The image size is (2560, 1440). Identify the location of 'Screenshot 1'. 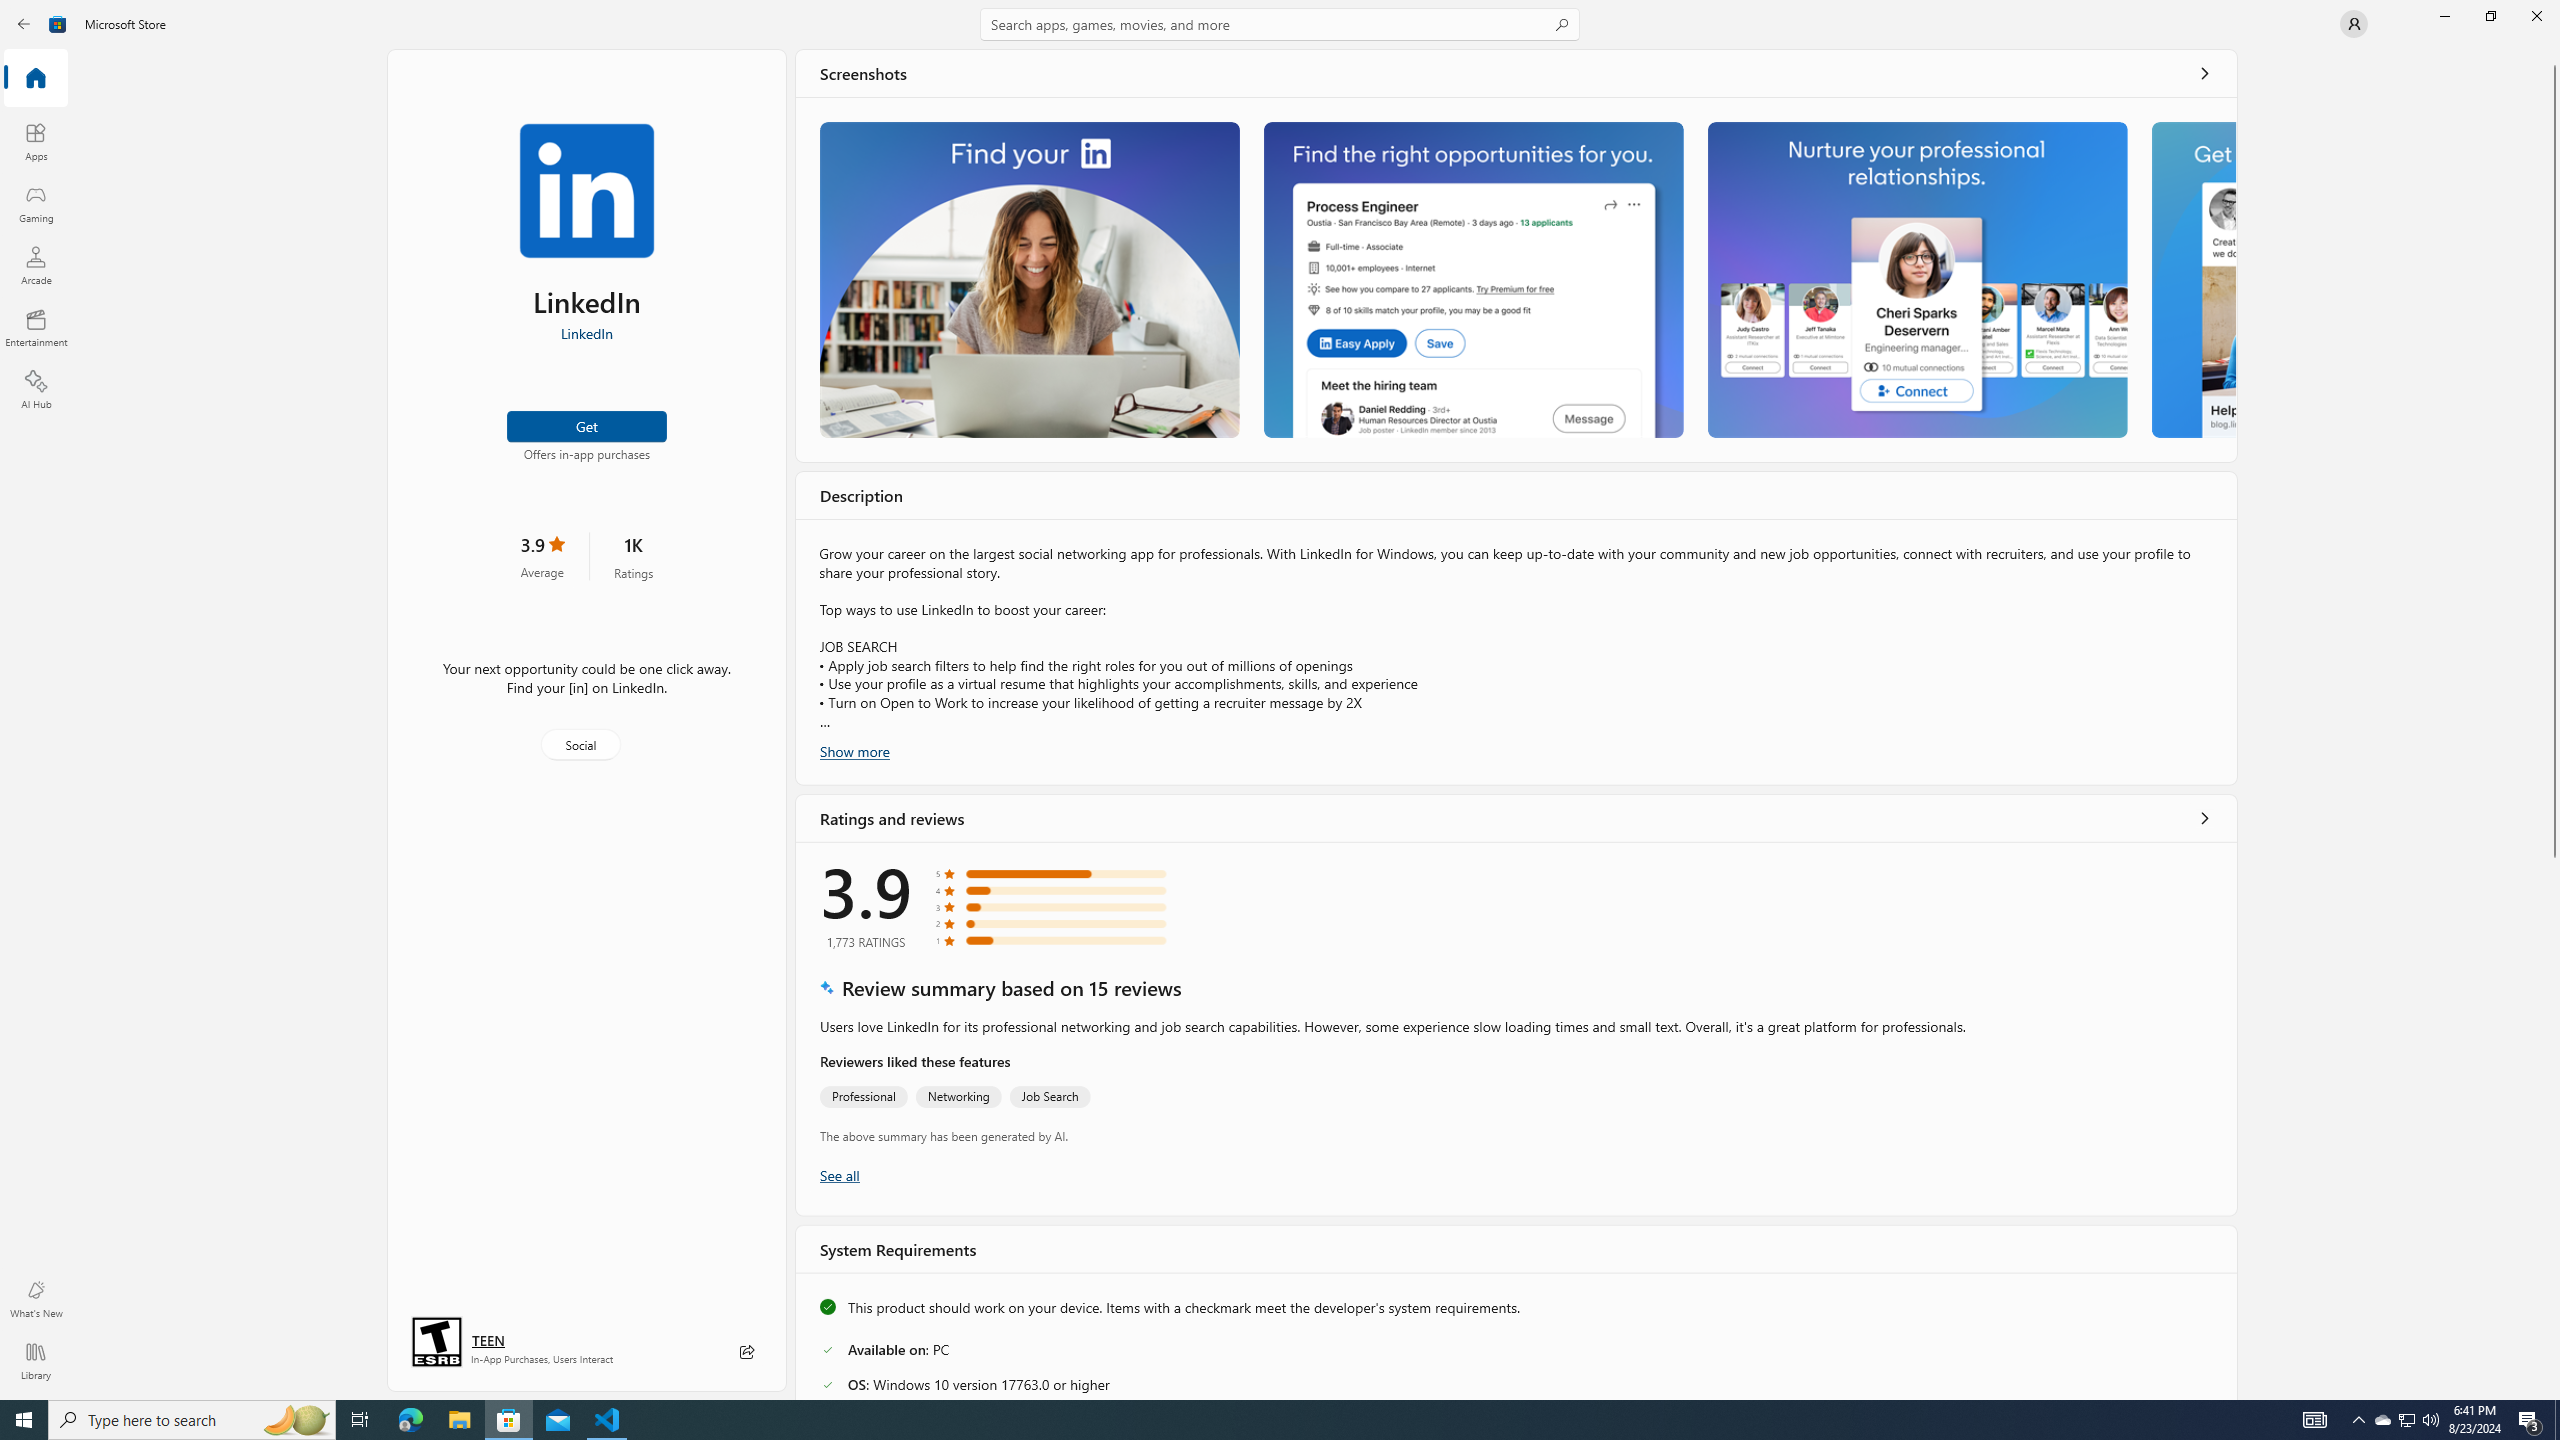
(1028, 279).